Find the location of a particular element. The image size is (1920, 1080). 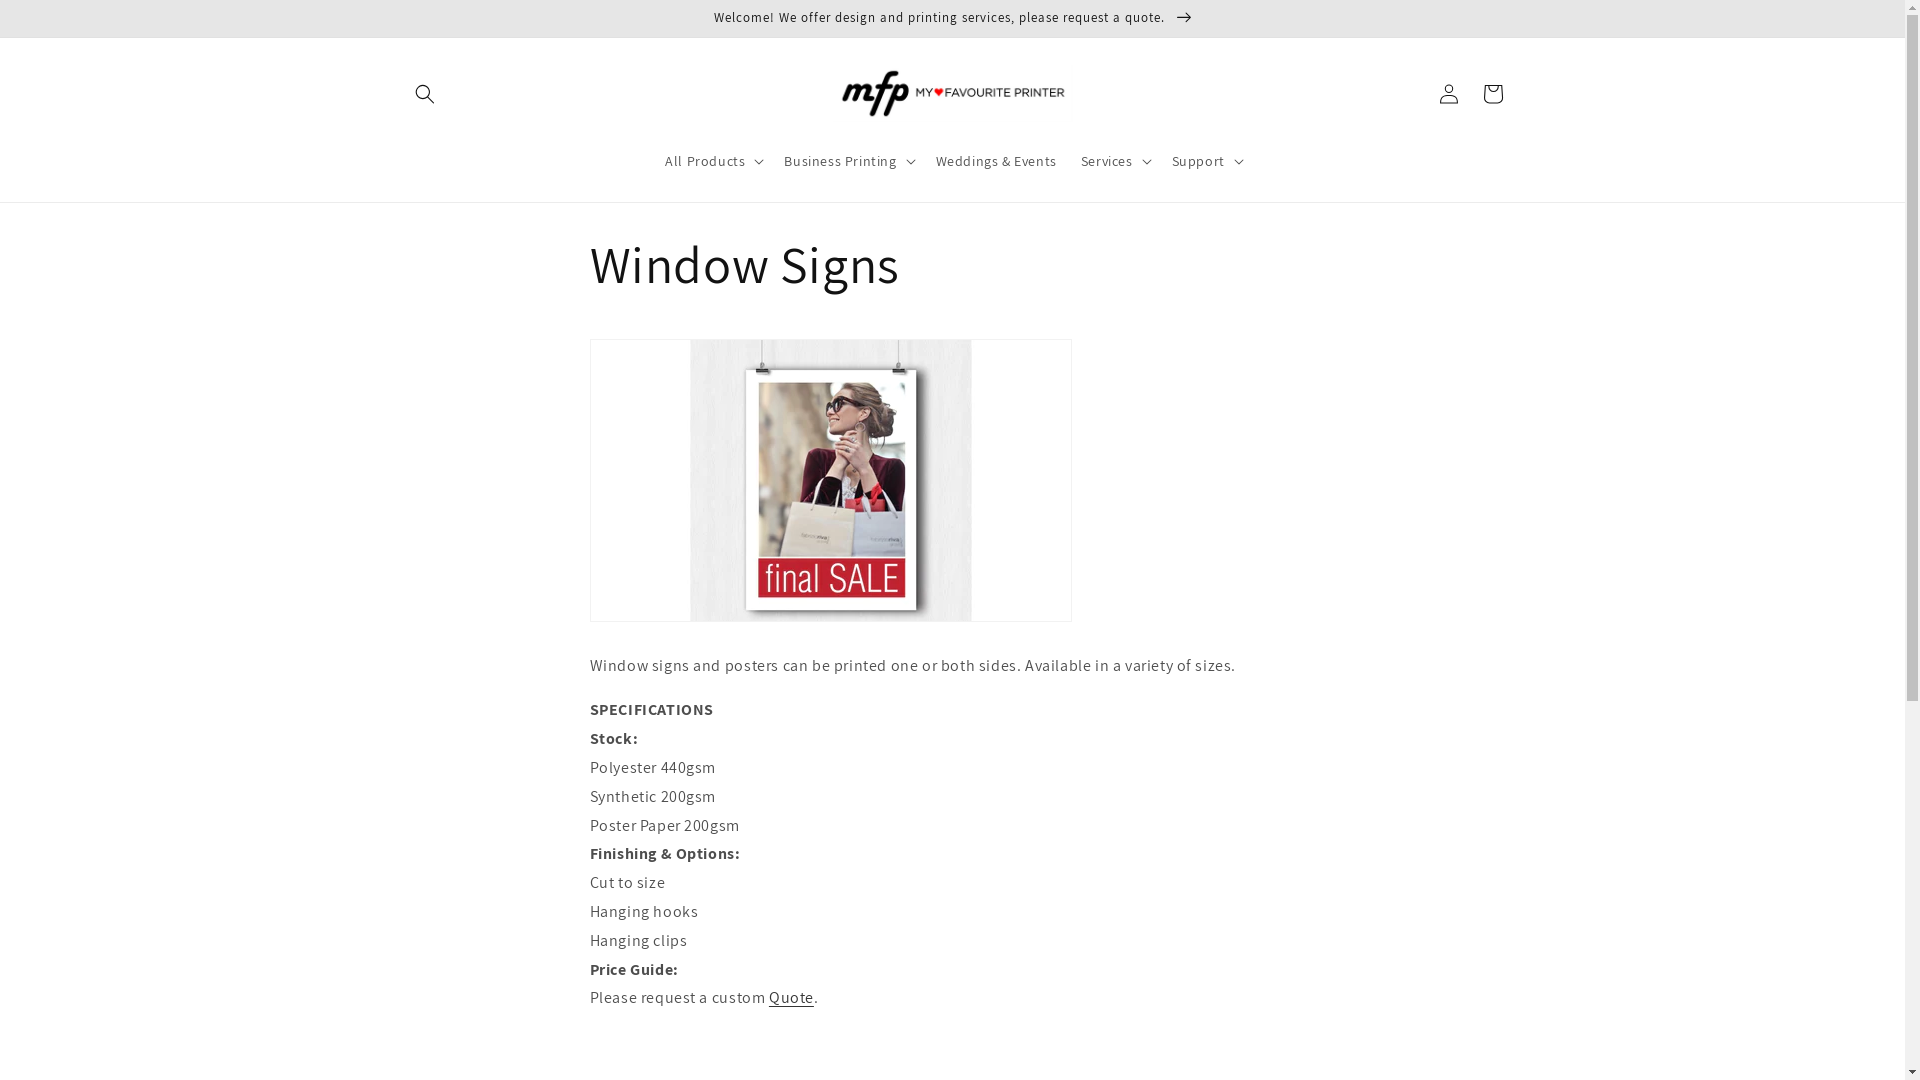

'Weddings & Events' is located at coordinates (996, 160).